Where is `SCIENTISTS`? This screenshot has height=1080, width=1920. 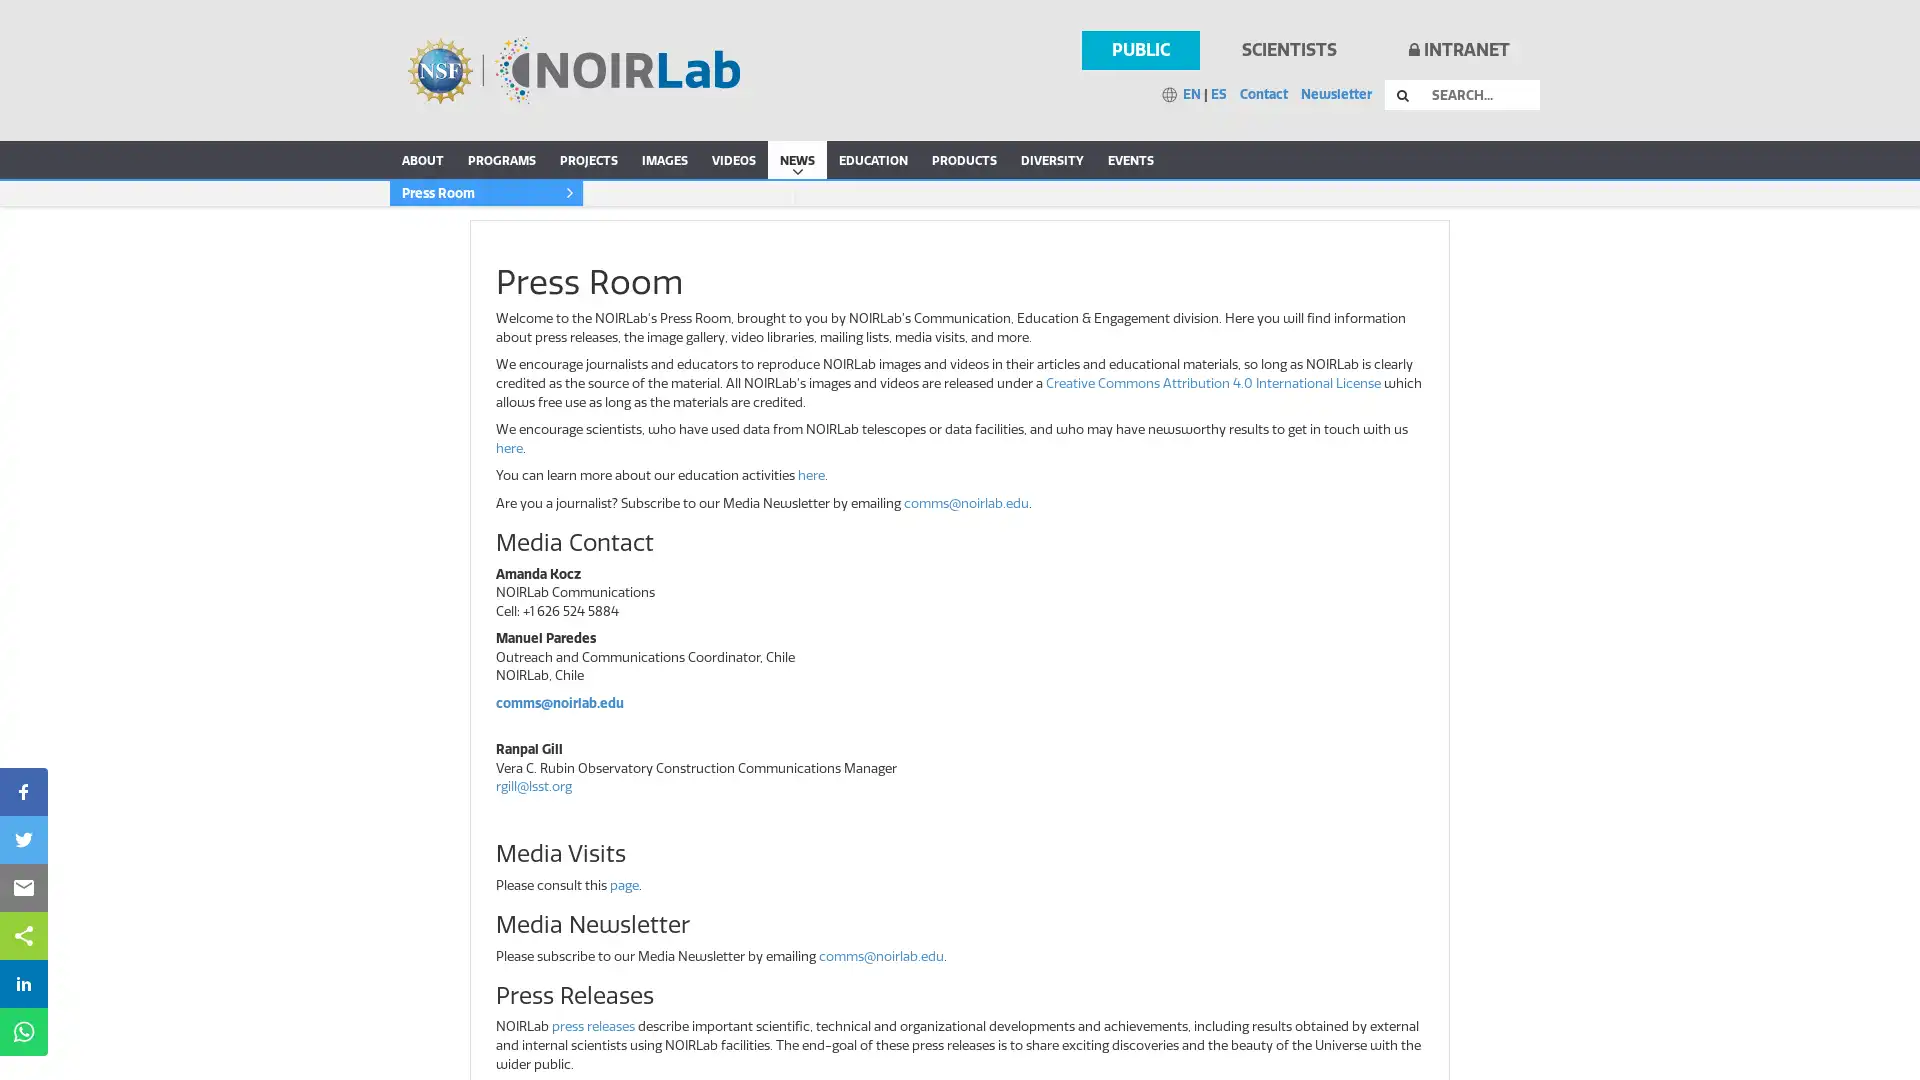 SCIENTISTS is located at coordinates (1288, 49).